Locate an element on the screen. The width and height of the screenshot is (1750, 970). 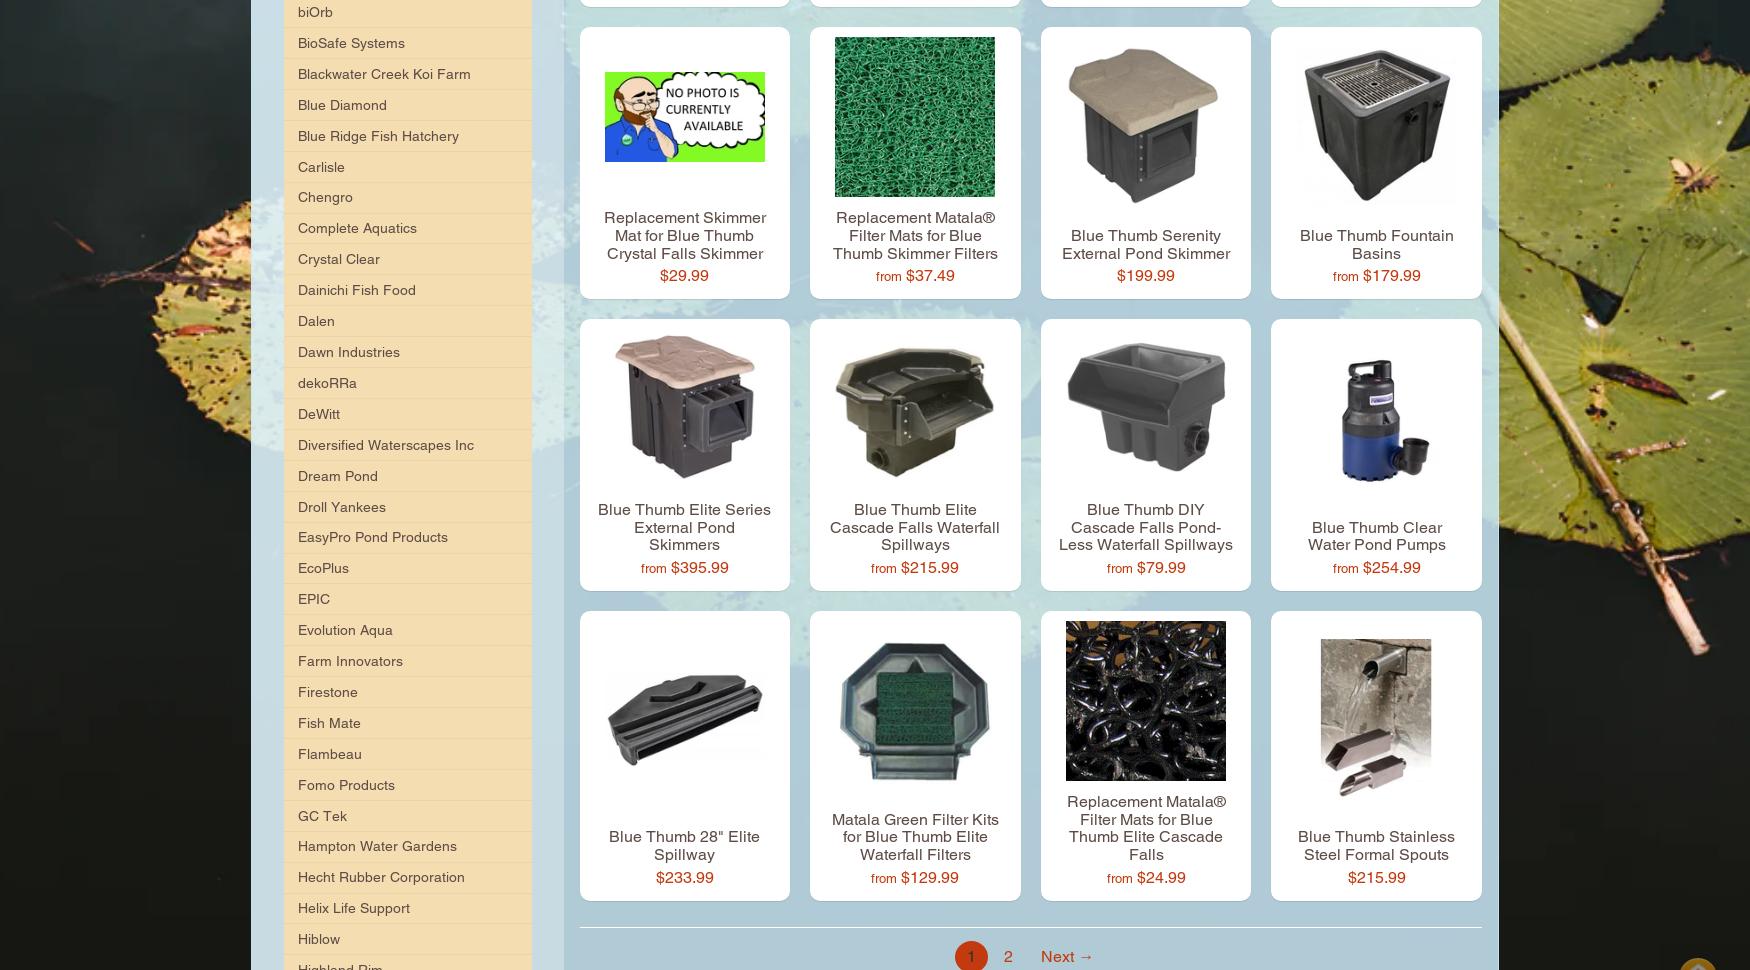
'Blue Thumb 28" Elite Spillway' is located at coordinates (609, 844).